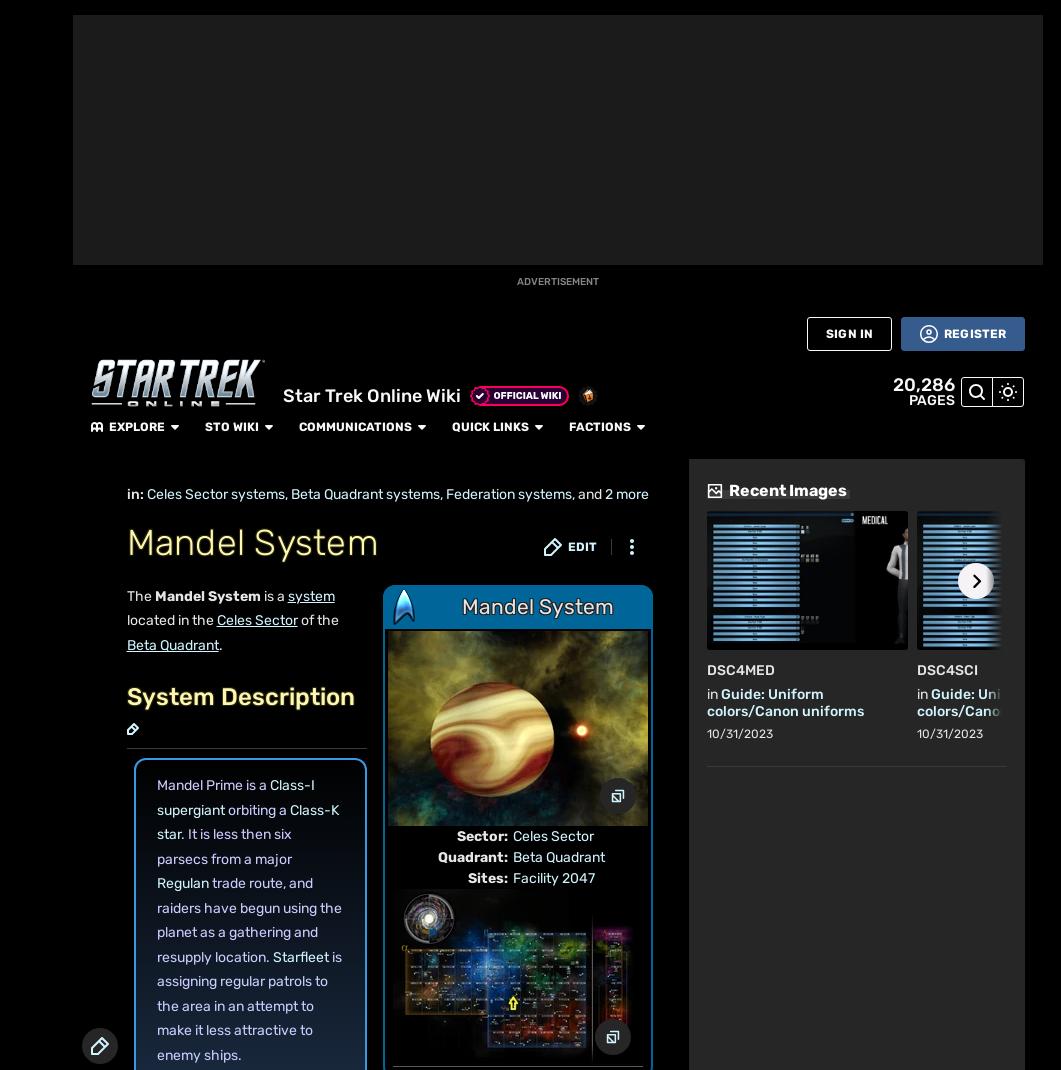 Image resolution: width=1061 pixels, height=1070 pixels. Describe the element at coordinates (126, 126) in the screenshot. I see `'Community content is available under'` at that location.